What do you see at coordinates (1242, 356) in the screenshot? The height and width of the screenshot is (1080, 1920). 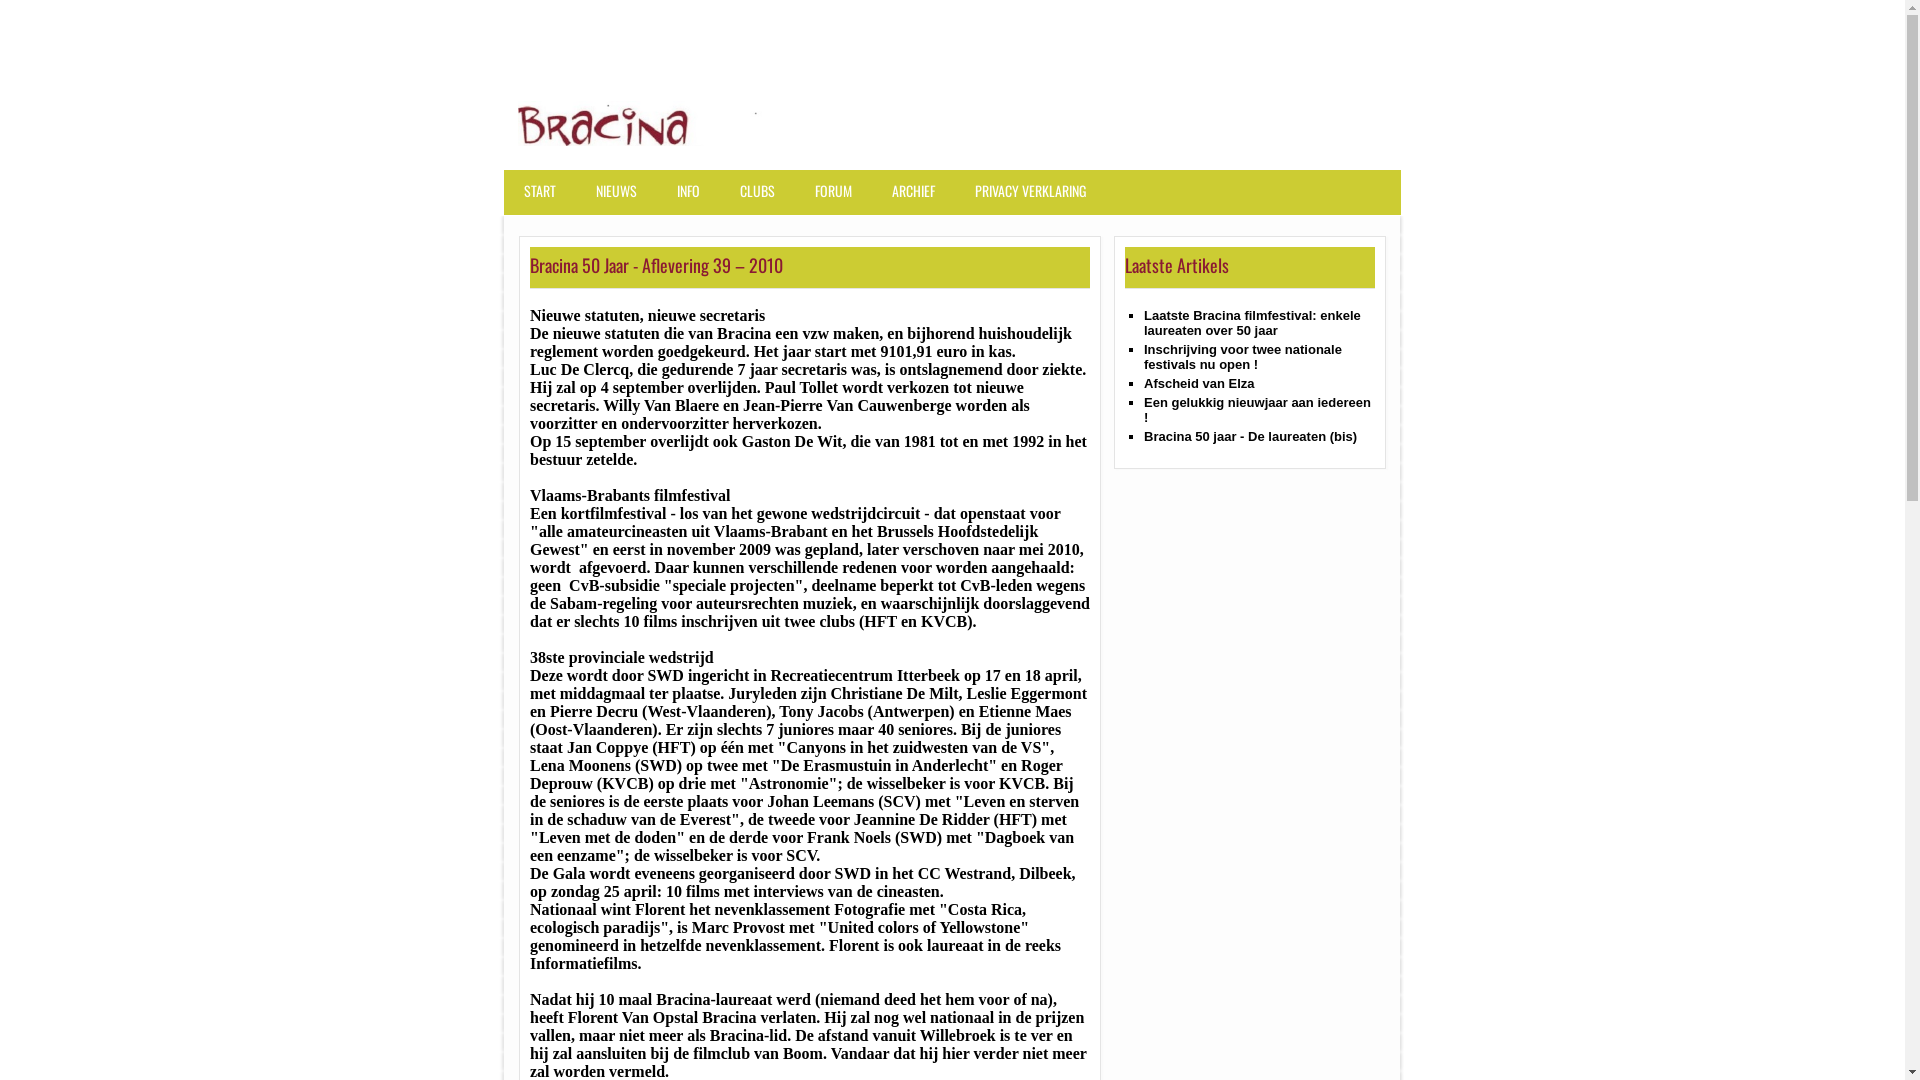 I see `'Inschrijving voor twee nationale festivals nu open !'` at bounding box center [1242, 356].